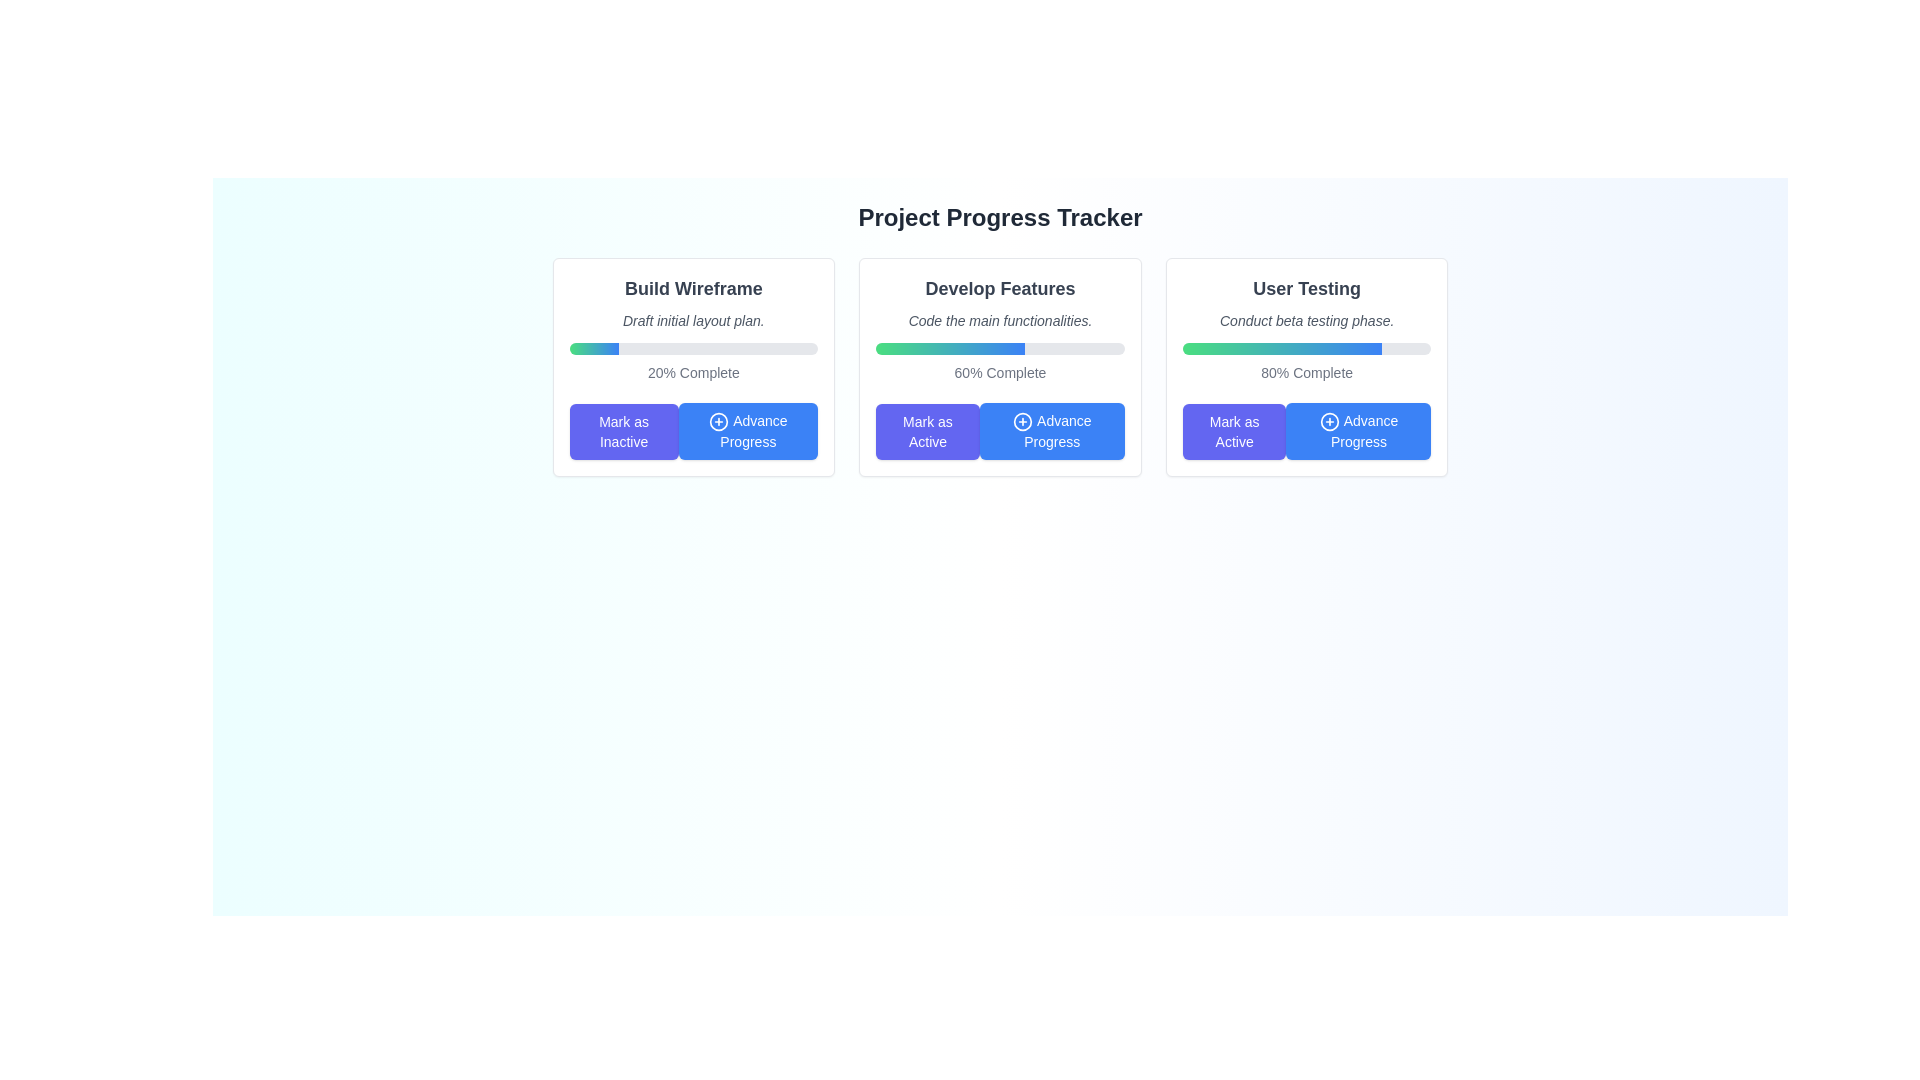  What do you see at coordinates (719, 421) in the screenshot?
I see `the visual representation of the icon located inside the 'Advance Progress' button in the bottom-right corner of the 'Build Wireframe' card` at bounding box center [719, 421].